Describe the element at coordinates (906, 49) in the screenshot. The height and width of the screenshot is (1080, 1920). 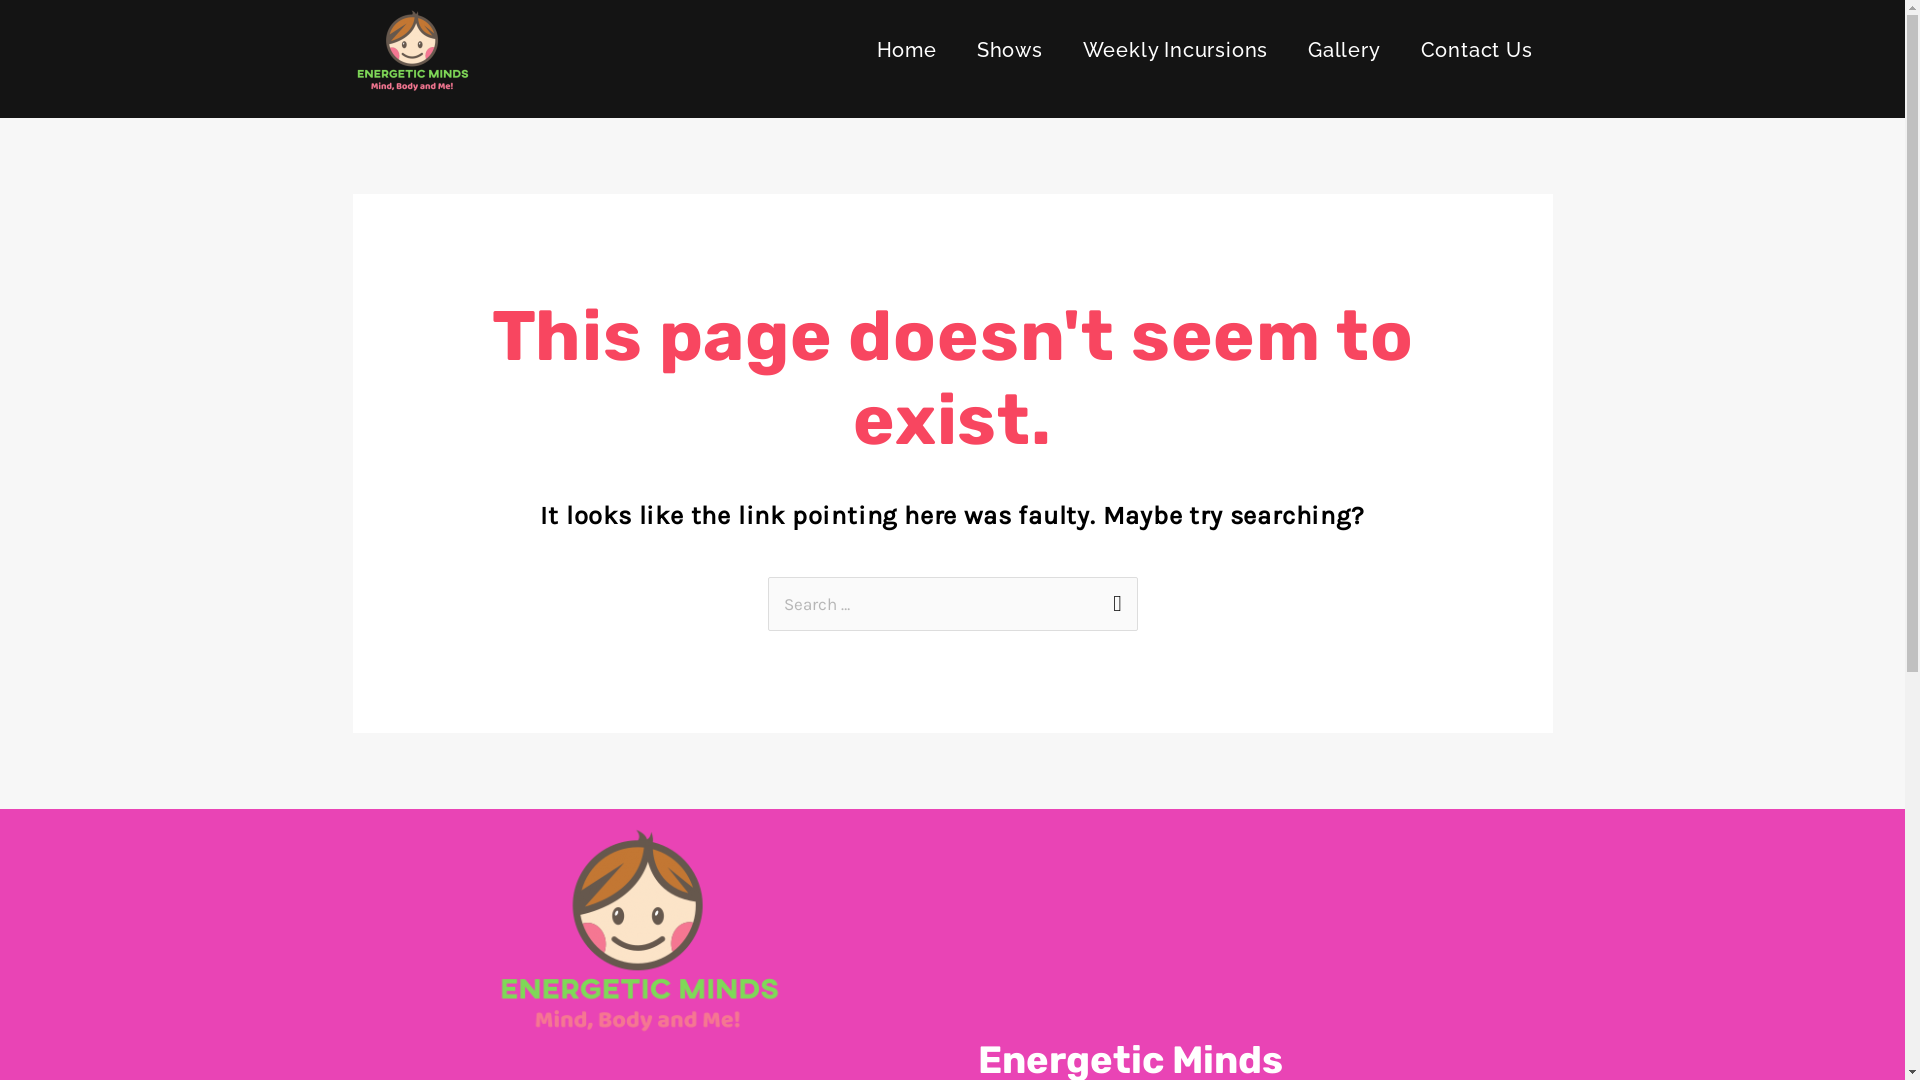
I see `'Home'` at that location.